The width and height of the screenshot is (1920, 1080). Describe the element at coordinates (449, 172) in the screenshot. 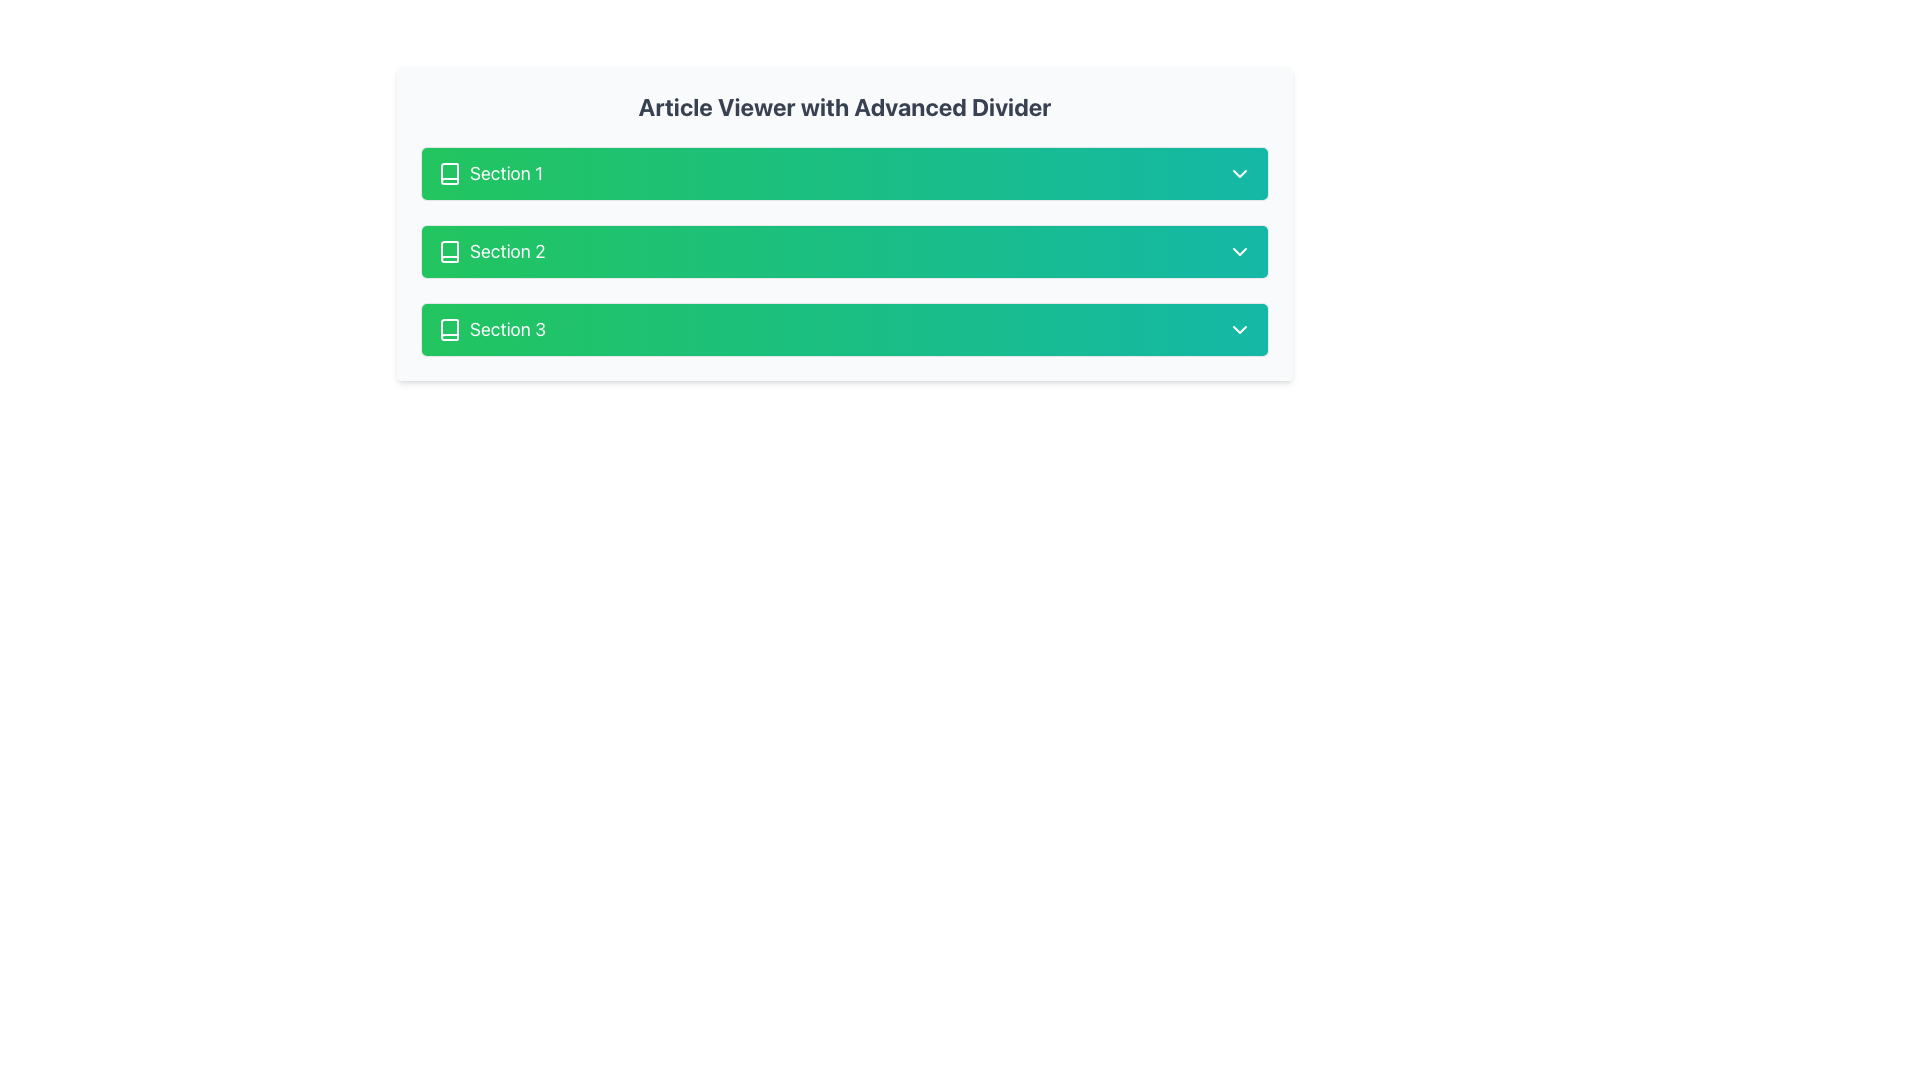

I see `the first book icon located at the leftmost side of the 'Section 1' row, which serves as a graphical representation of reading material` at that location.